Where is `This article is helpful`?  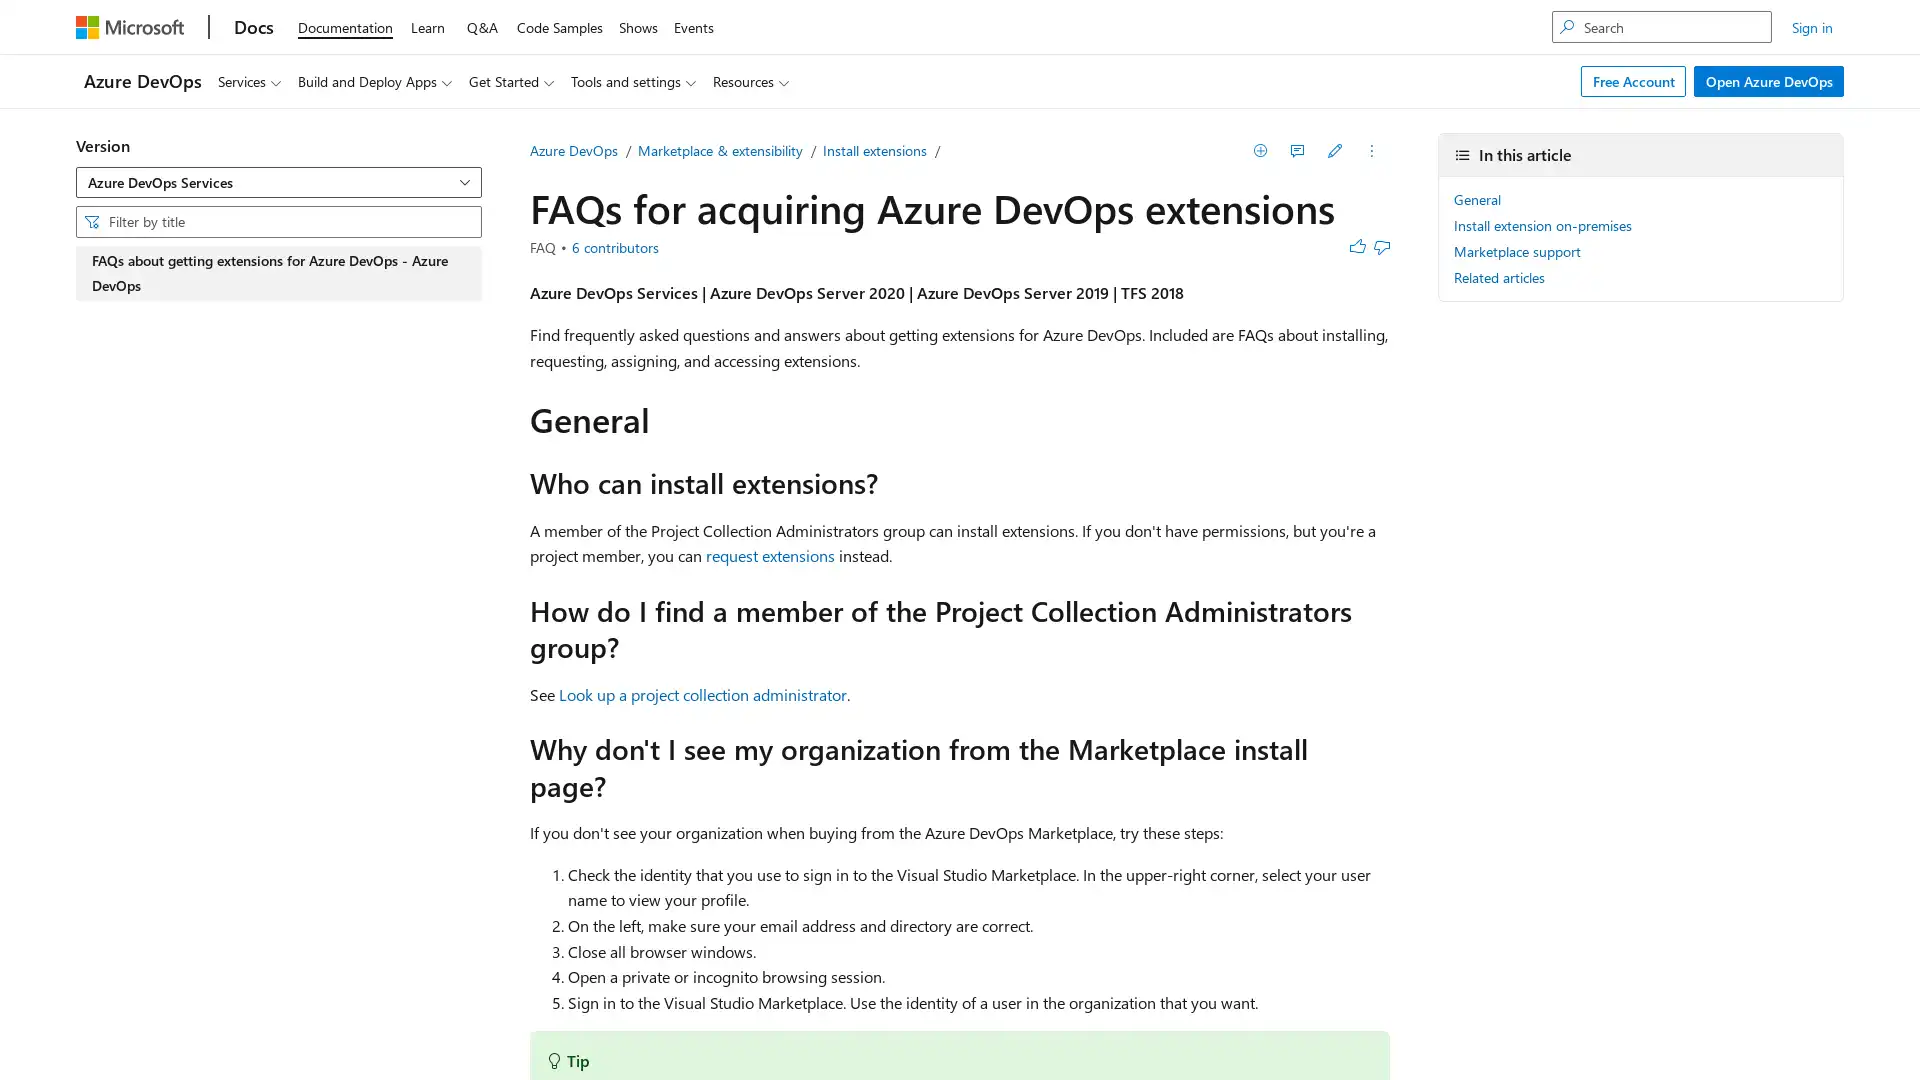 This article is helpful is located at coordinates (1358, 245).